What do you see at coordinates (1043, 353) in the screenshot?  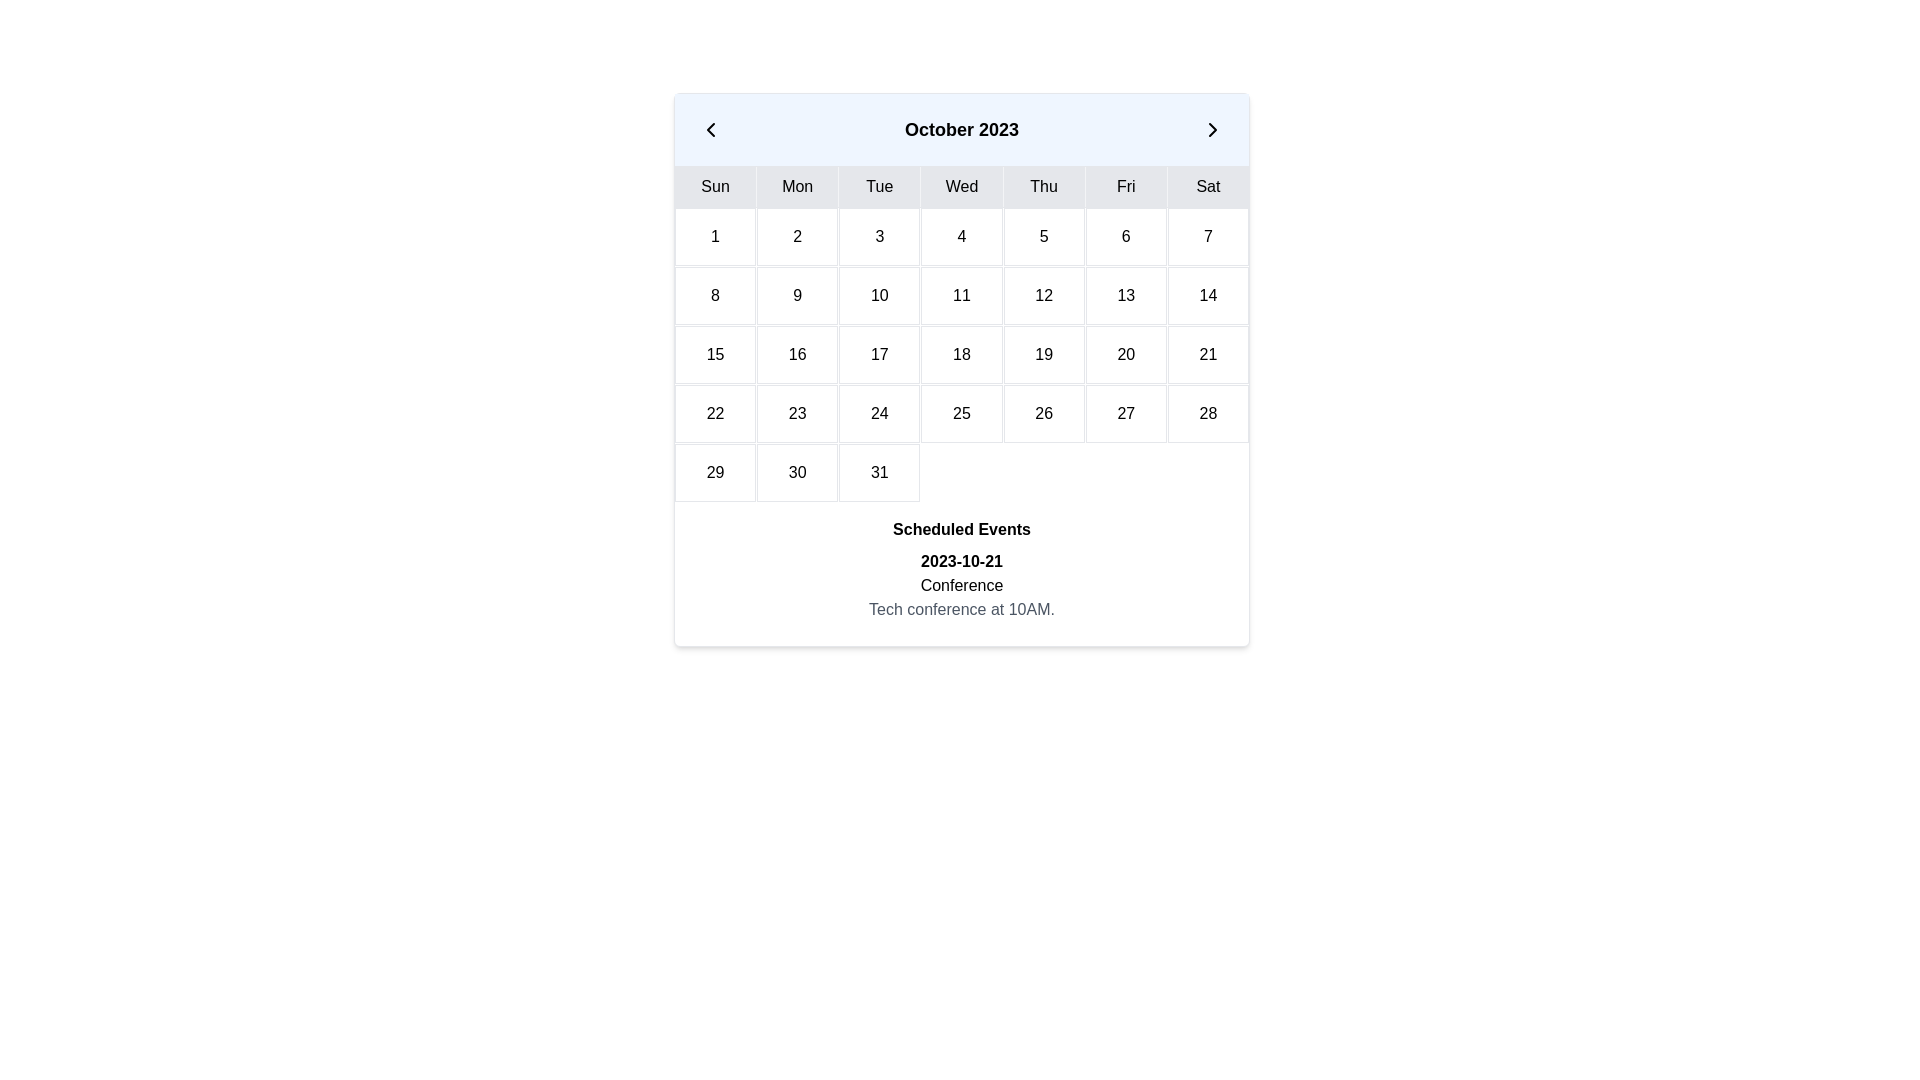 I see `the calendar date tile representing the number '19', which is located in the third row and fifth column of the calendar grid under 'Thu'` at bounding box center [1043, 353].